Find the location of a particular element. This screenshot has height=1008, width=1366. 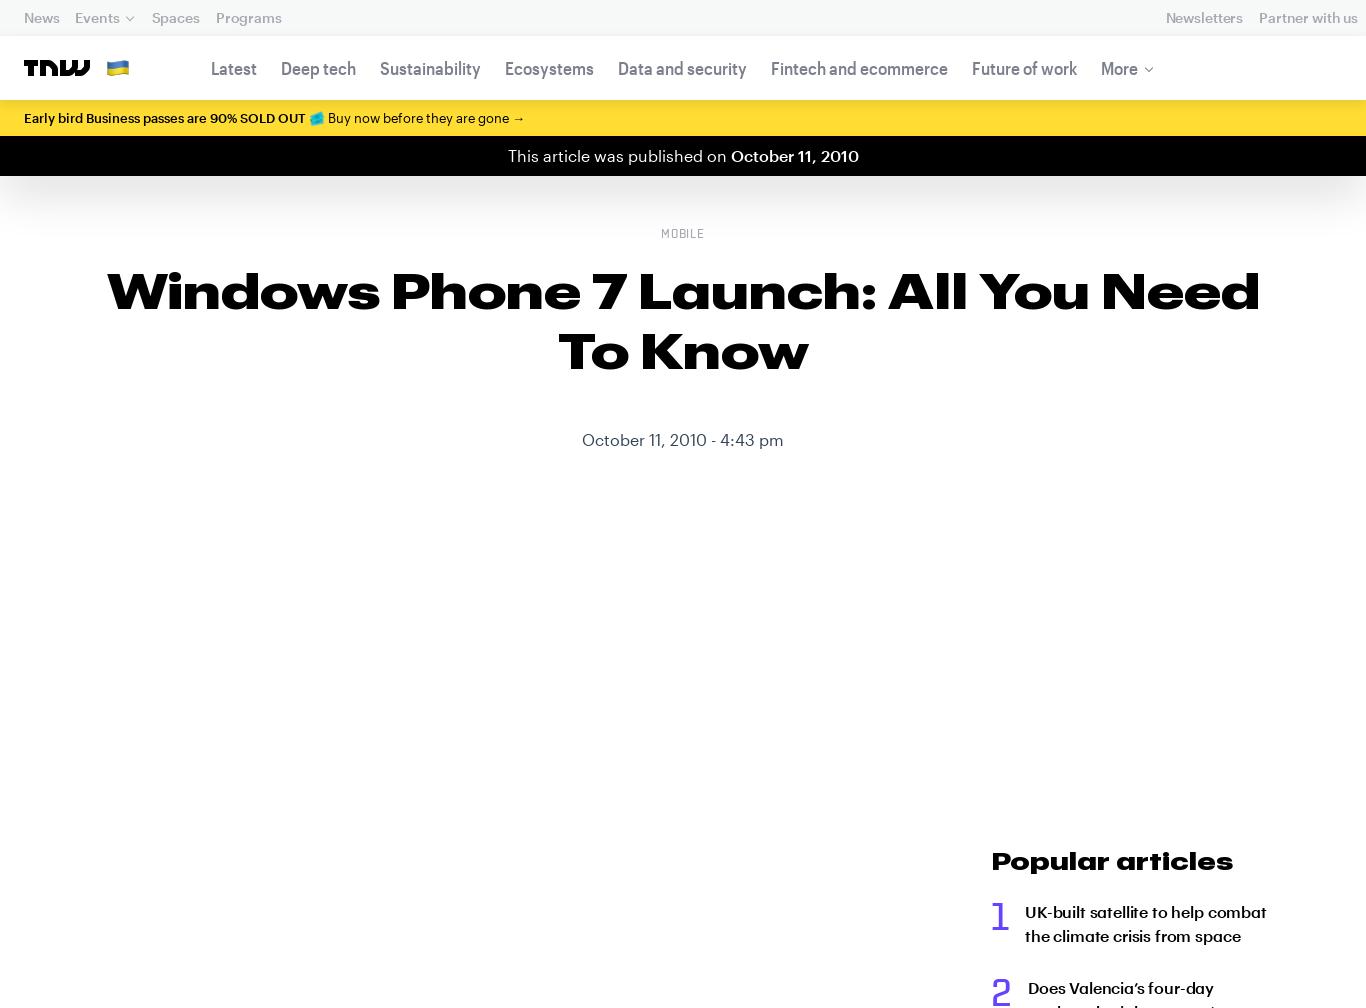

'Popular articles' is located at coordinates (991, 861).